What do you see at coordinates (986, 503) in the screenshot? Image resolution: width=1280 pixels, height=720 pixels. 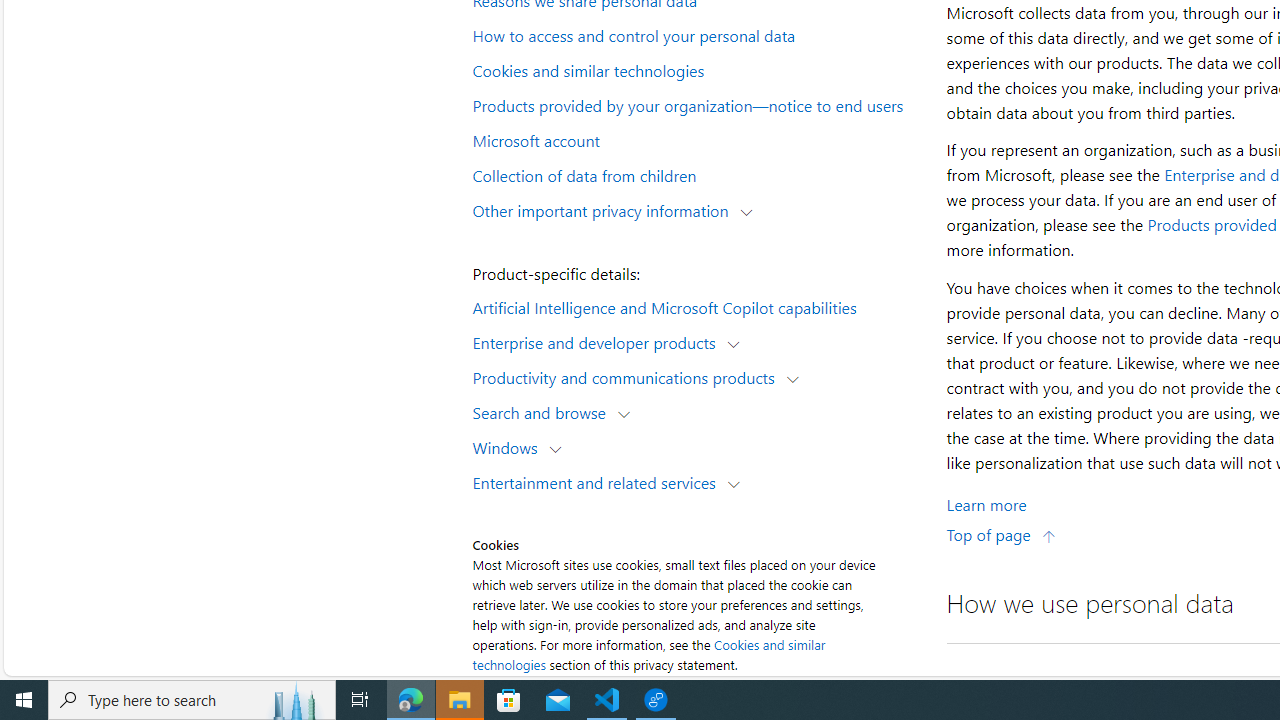 I see `'Learn More about Personal data we collect'` at bounding box center [986, 503].